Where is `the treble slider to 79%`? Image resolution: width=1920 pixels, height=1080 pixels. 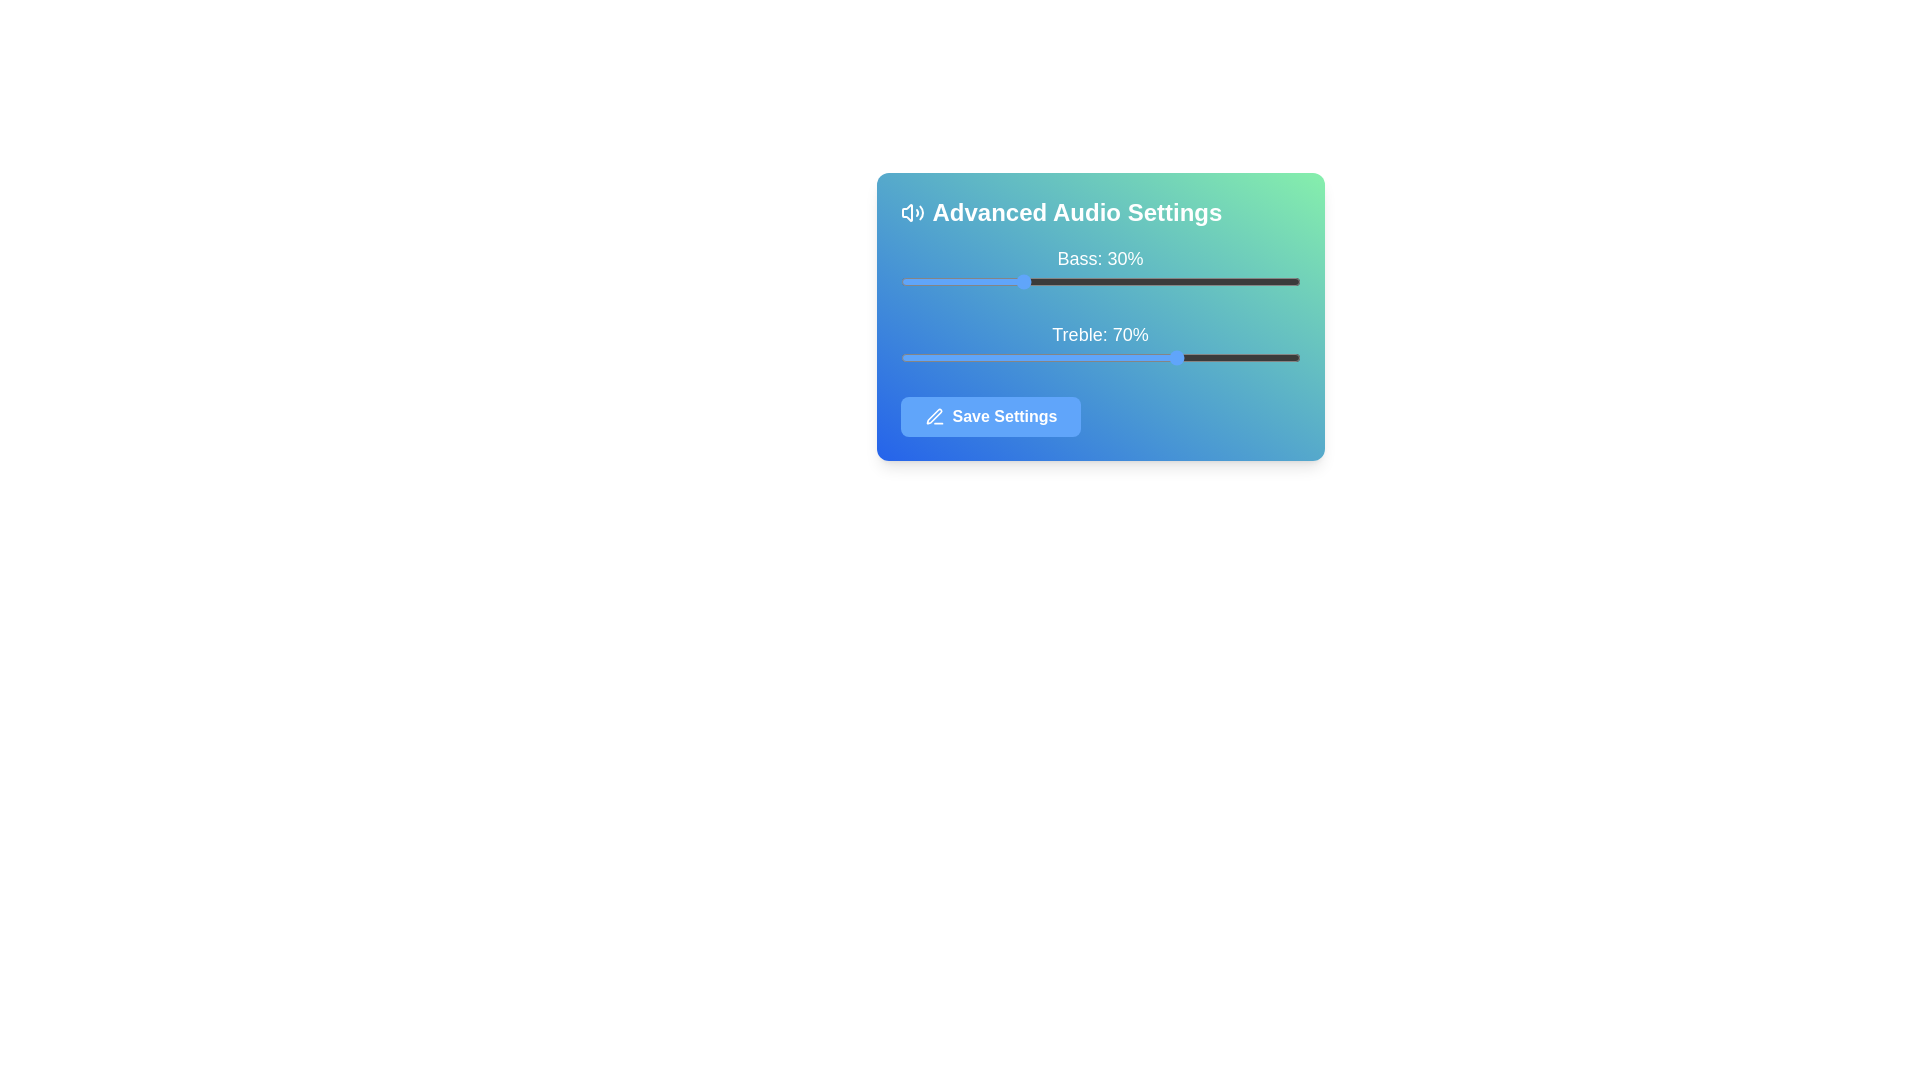 the treble slider to 79% is located at coordinates (1215, 357).